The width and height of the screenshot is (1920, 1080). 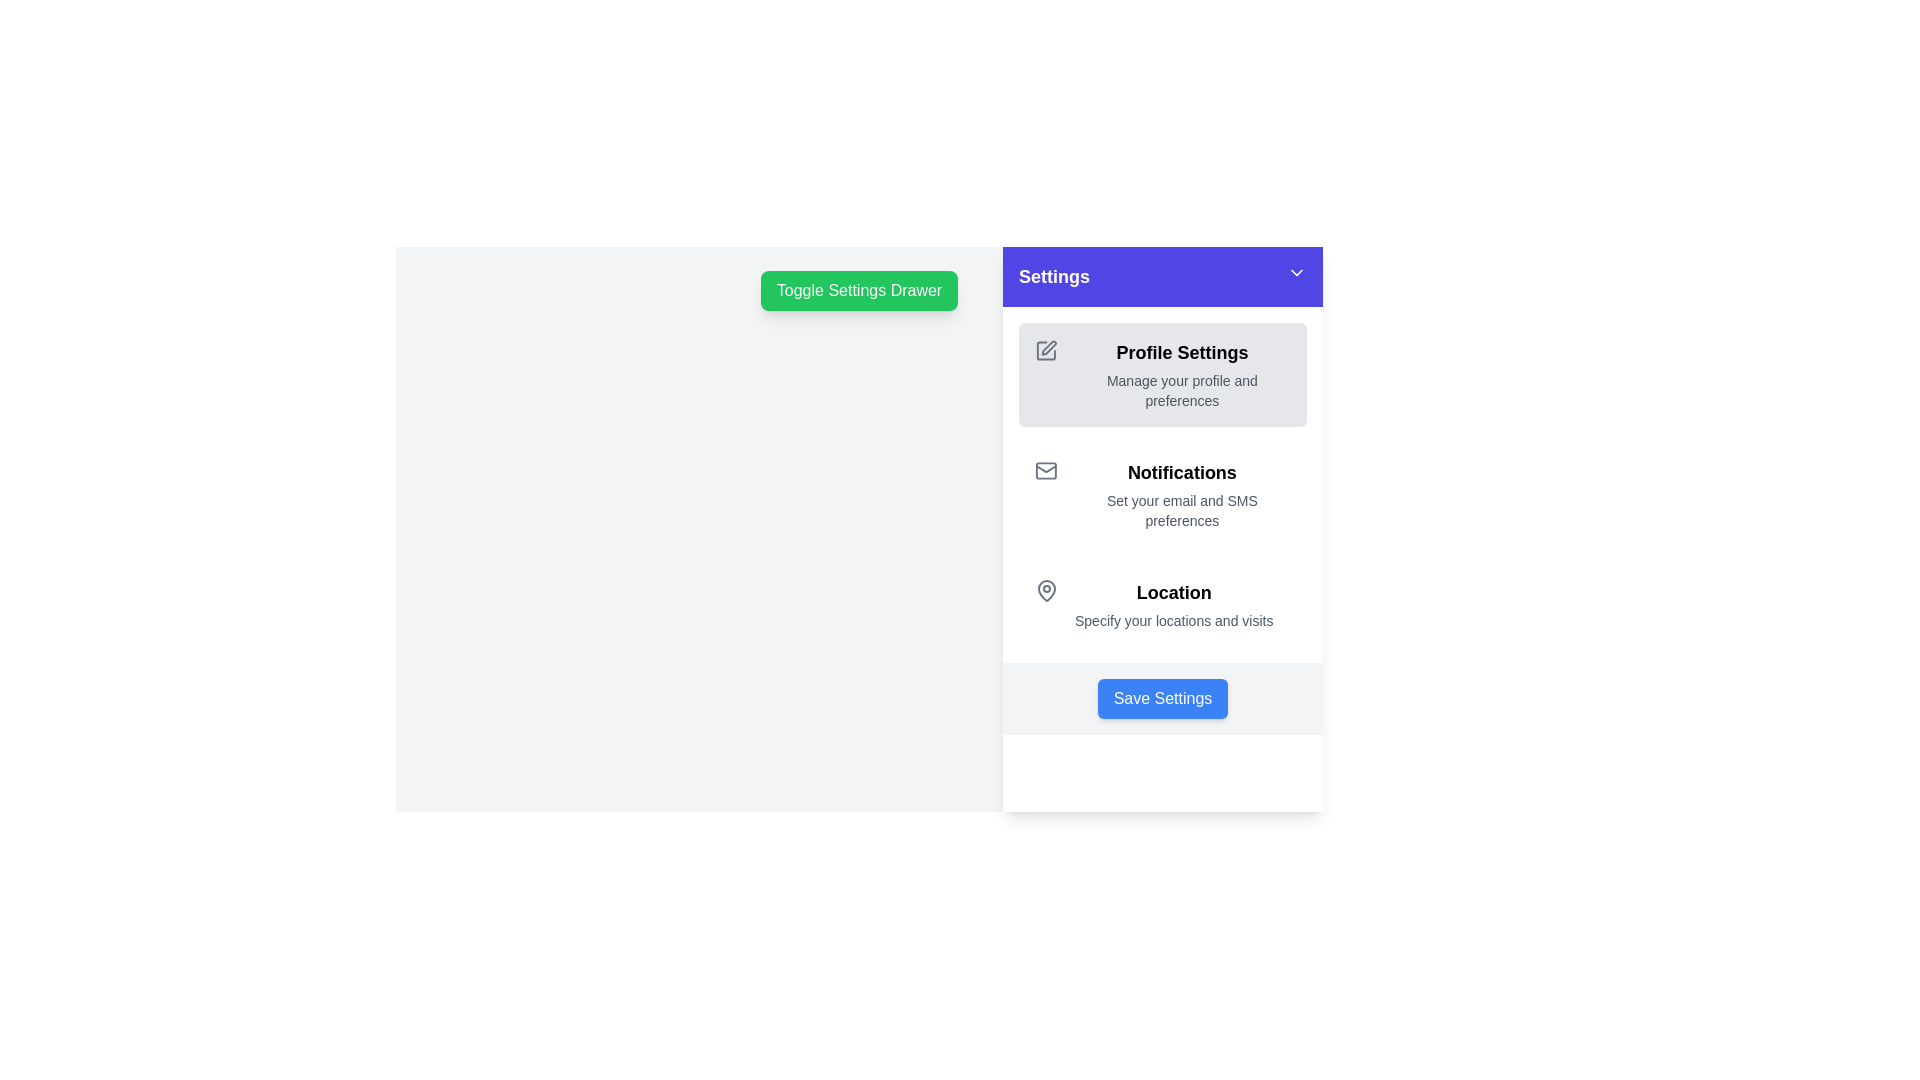 What do you see at coordinates (1182, 374) in the screenshot?
I see `the static text block labeled 'Profile Settings' in the right-side settings panel, which serves as a header and description for managing personal profile information and preferences` at bounding box center [1182, 374].